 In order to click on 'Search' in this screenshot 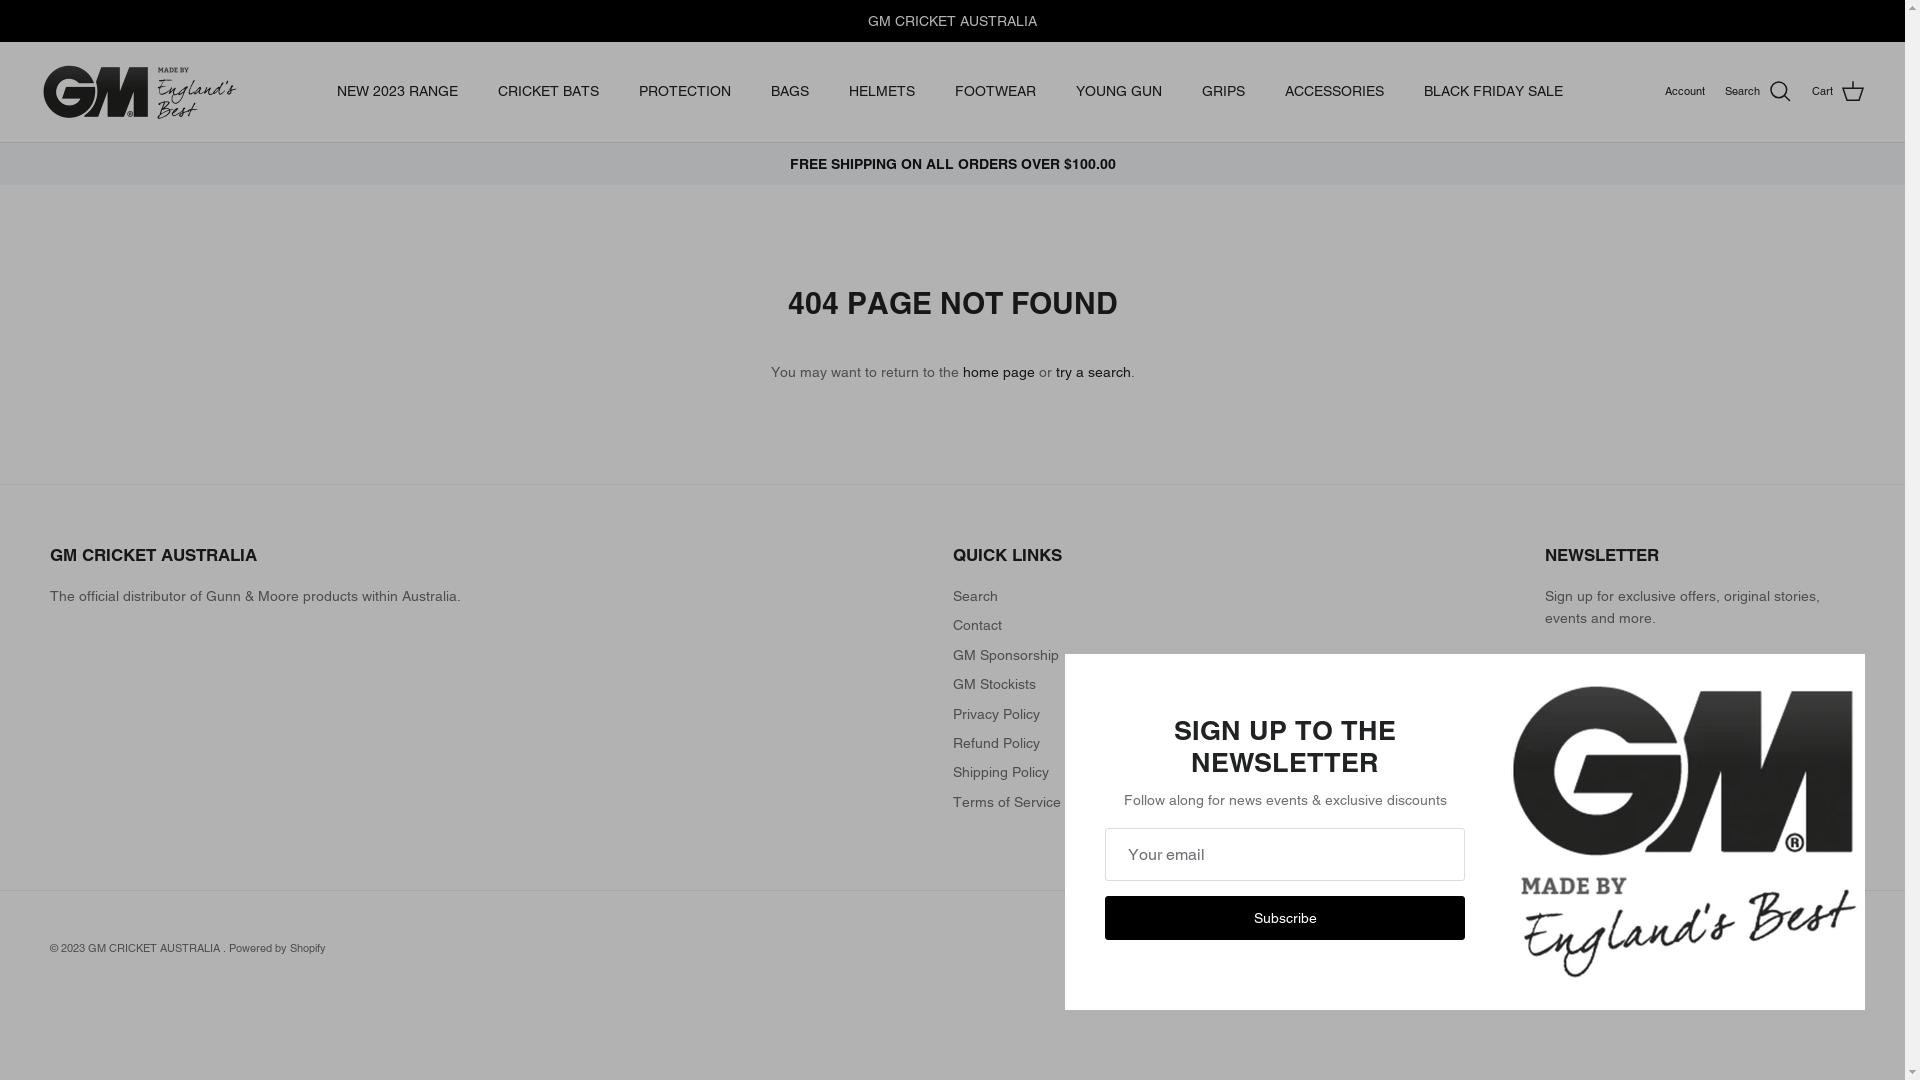, I will do `click(1757, 92)`.